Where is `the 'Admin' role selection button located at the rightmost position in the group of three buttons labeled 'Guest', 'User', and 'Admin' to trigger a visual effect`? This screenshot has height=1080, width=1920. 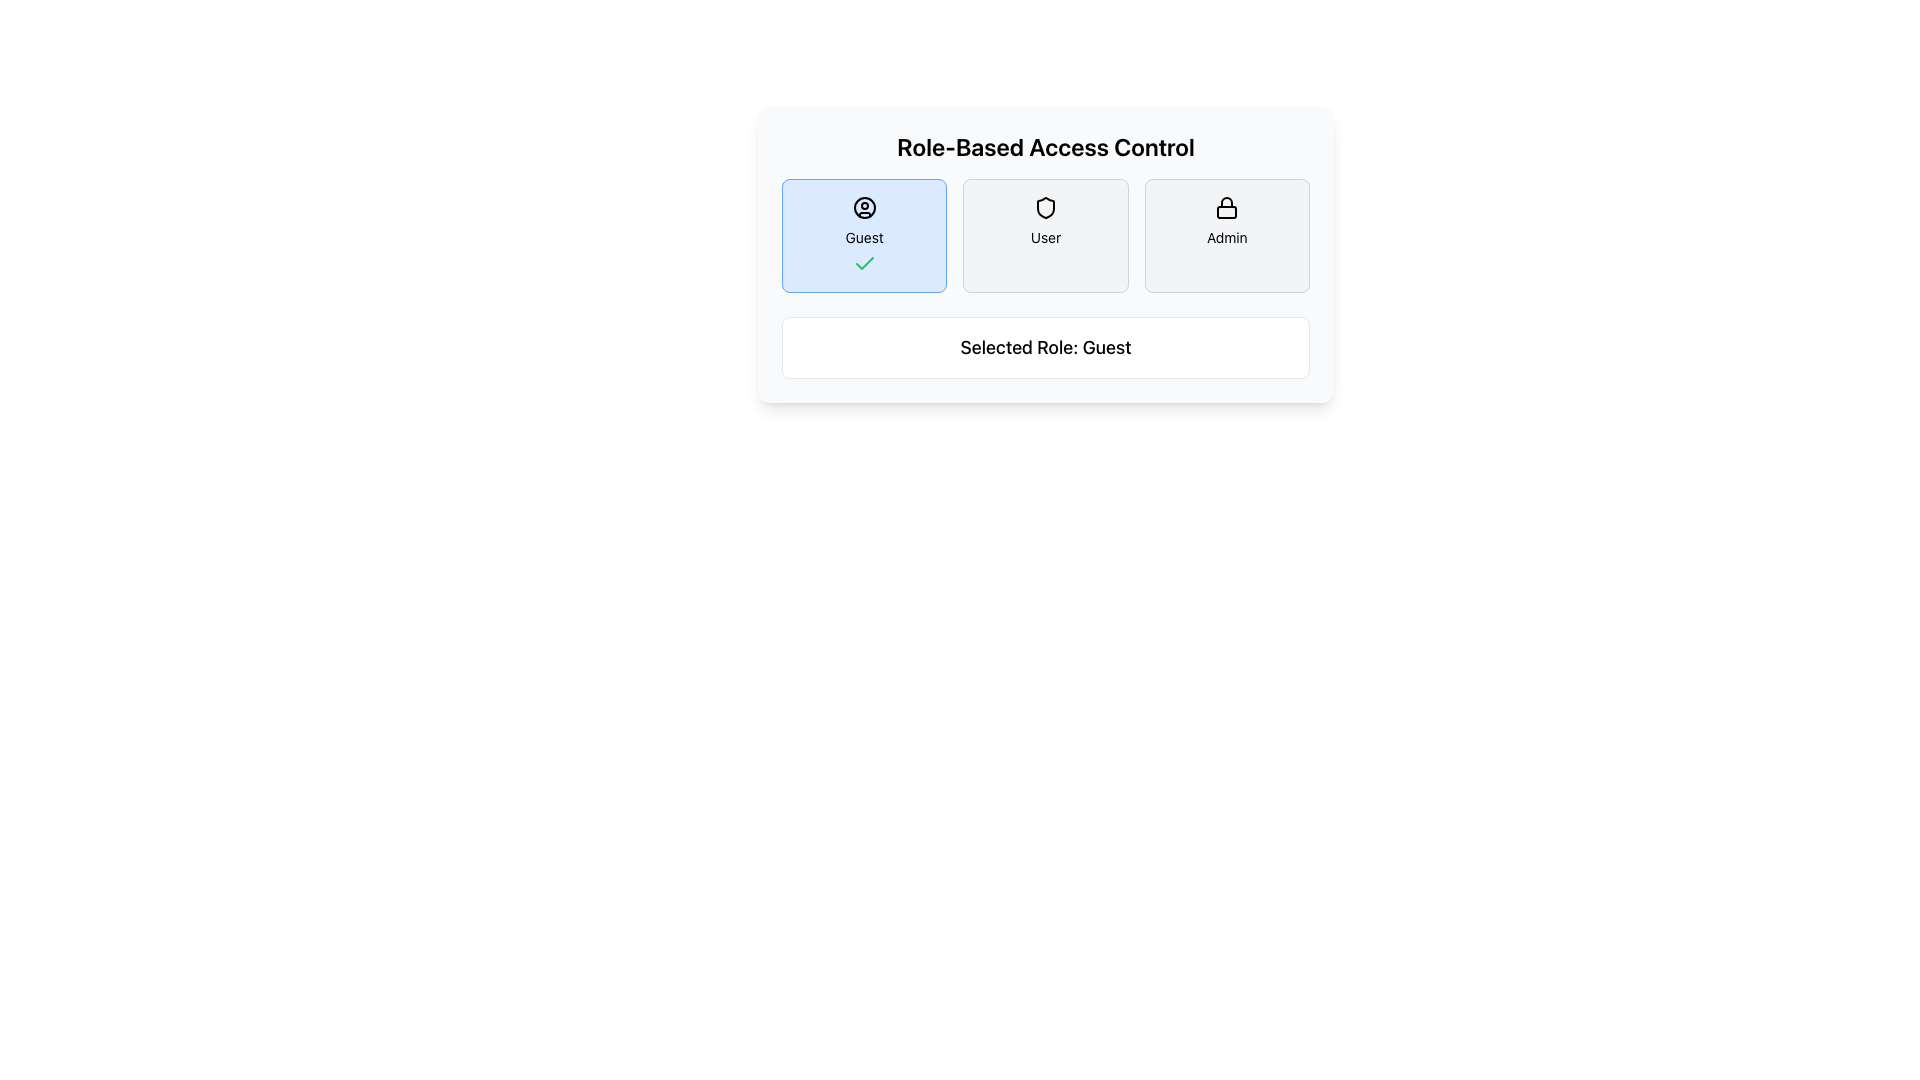
the 'Admin' role selection button located at the rightmost position in the group of three buttons labeled 'Guest', 'User', and 'Admin' to trigger a visual effect is located at coordinates (1226, 234).